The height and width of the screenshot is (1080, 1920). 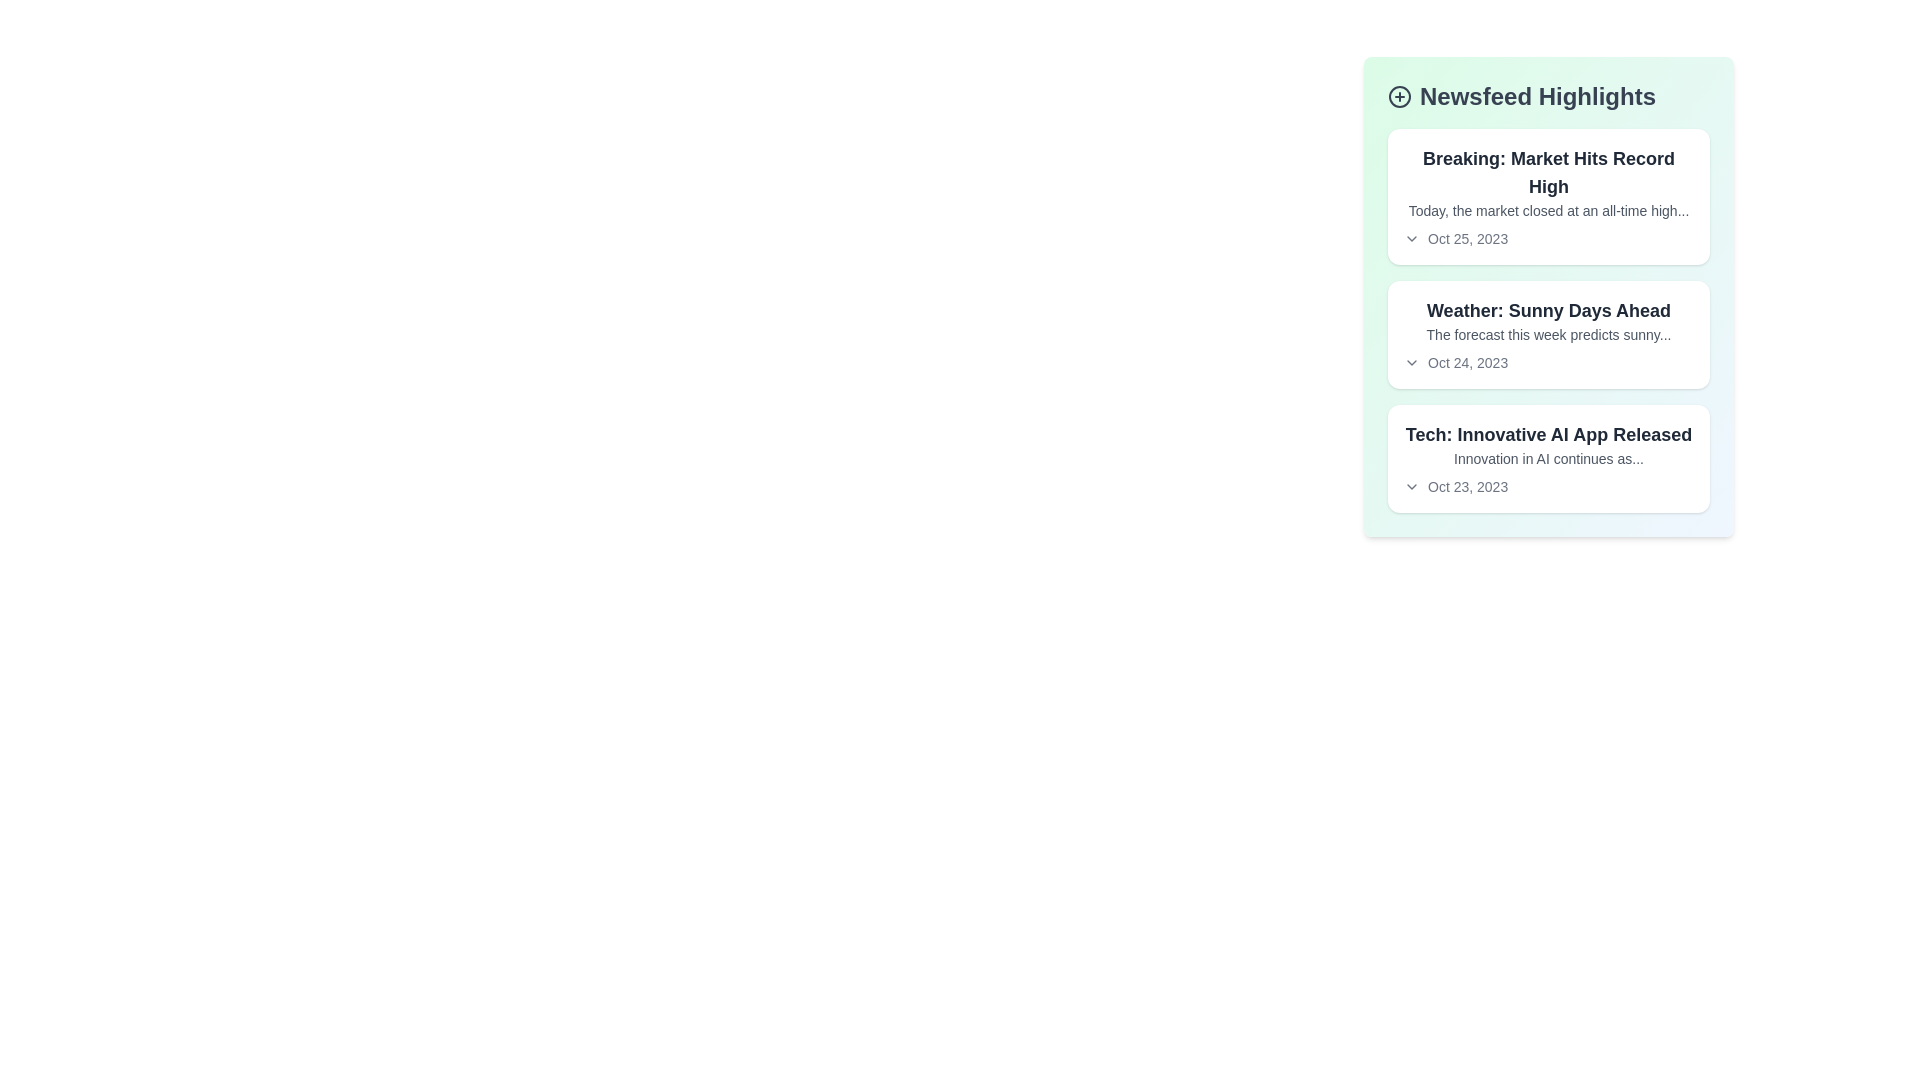 What do you see at coordinates (1410, 486) in the screenshot?
I see `the arrow icon to toggle the details of the article titled 'Tech: Innovative AI App Released'` at bounding box center [1410, 486].